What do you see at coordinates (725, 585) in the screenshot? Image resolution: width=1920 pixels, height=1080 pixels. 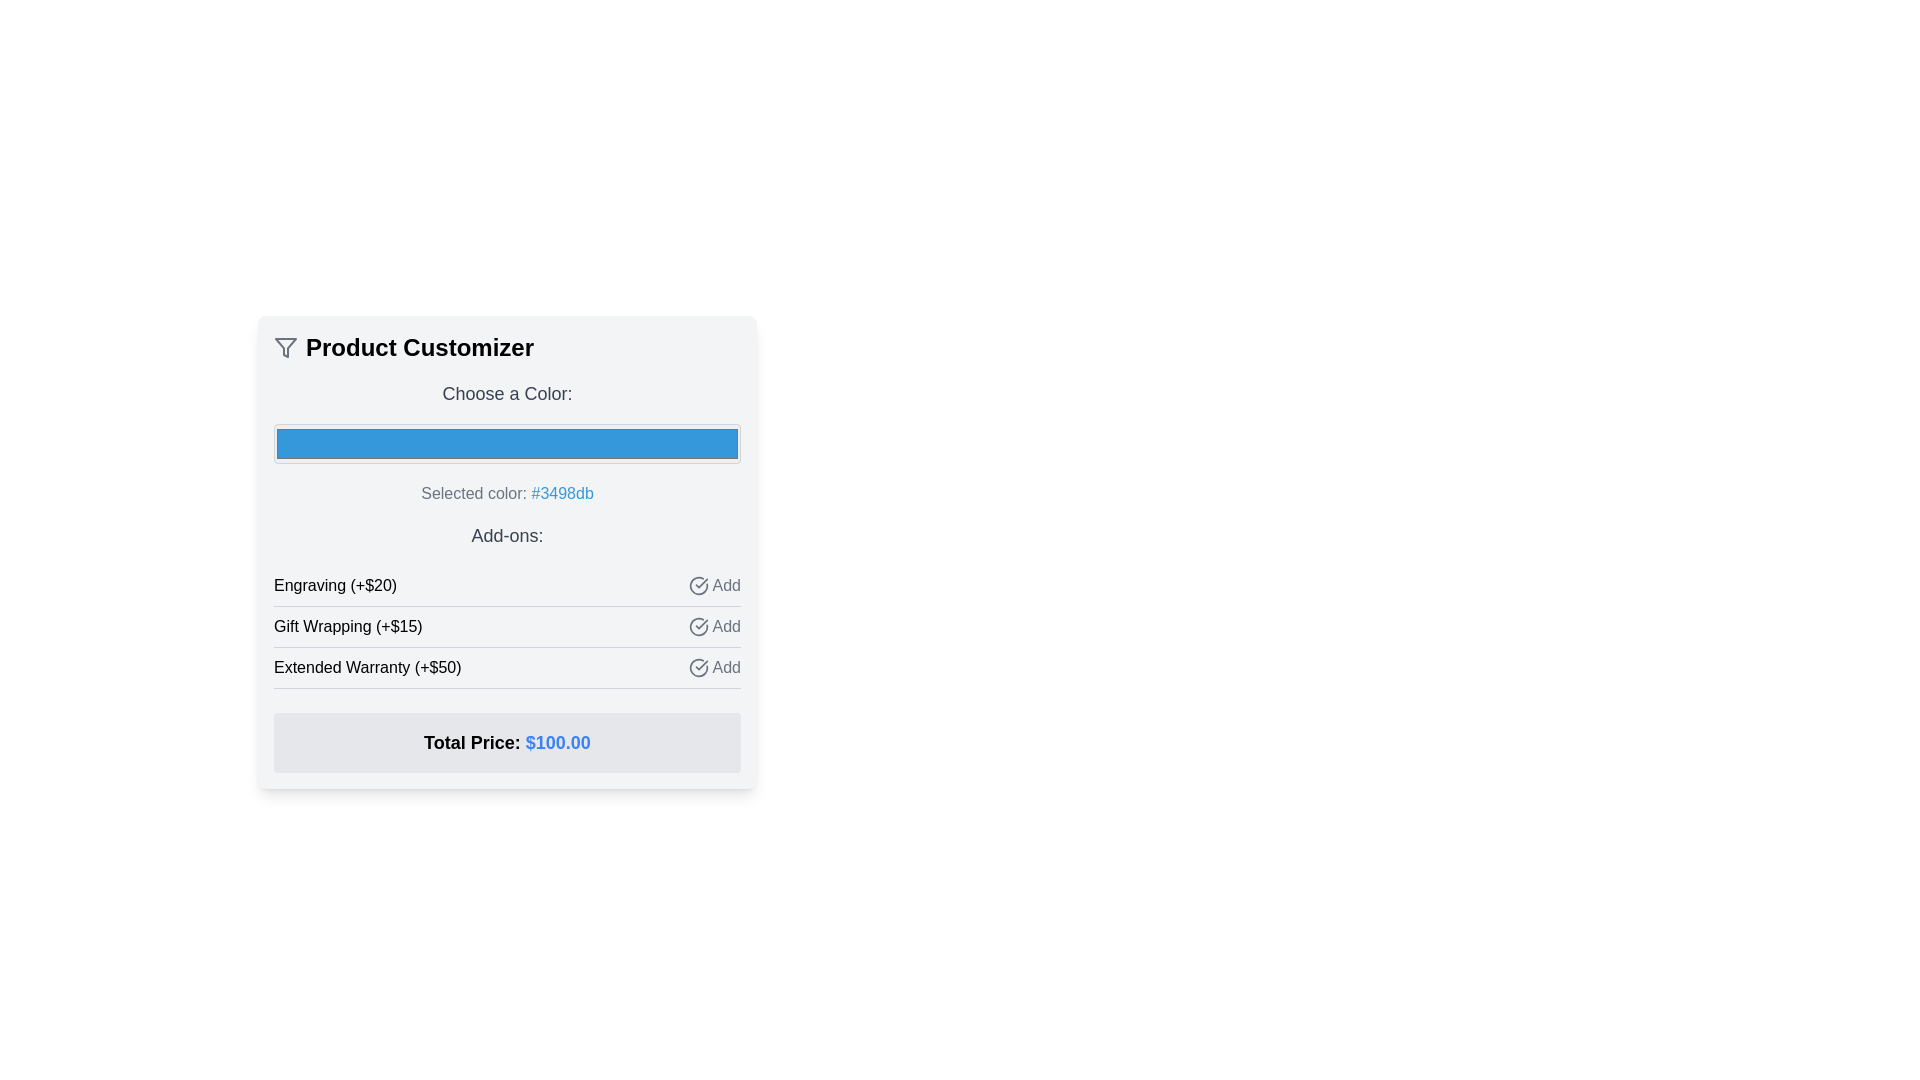 I see `the label for 'Engraving (+$20)' located at the far right of the 'Add-ons' section` at bounding box center [725, 585].